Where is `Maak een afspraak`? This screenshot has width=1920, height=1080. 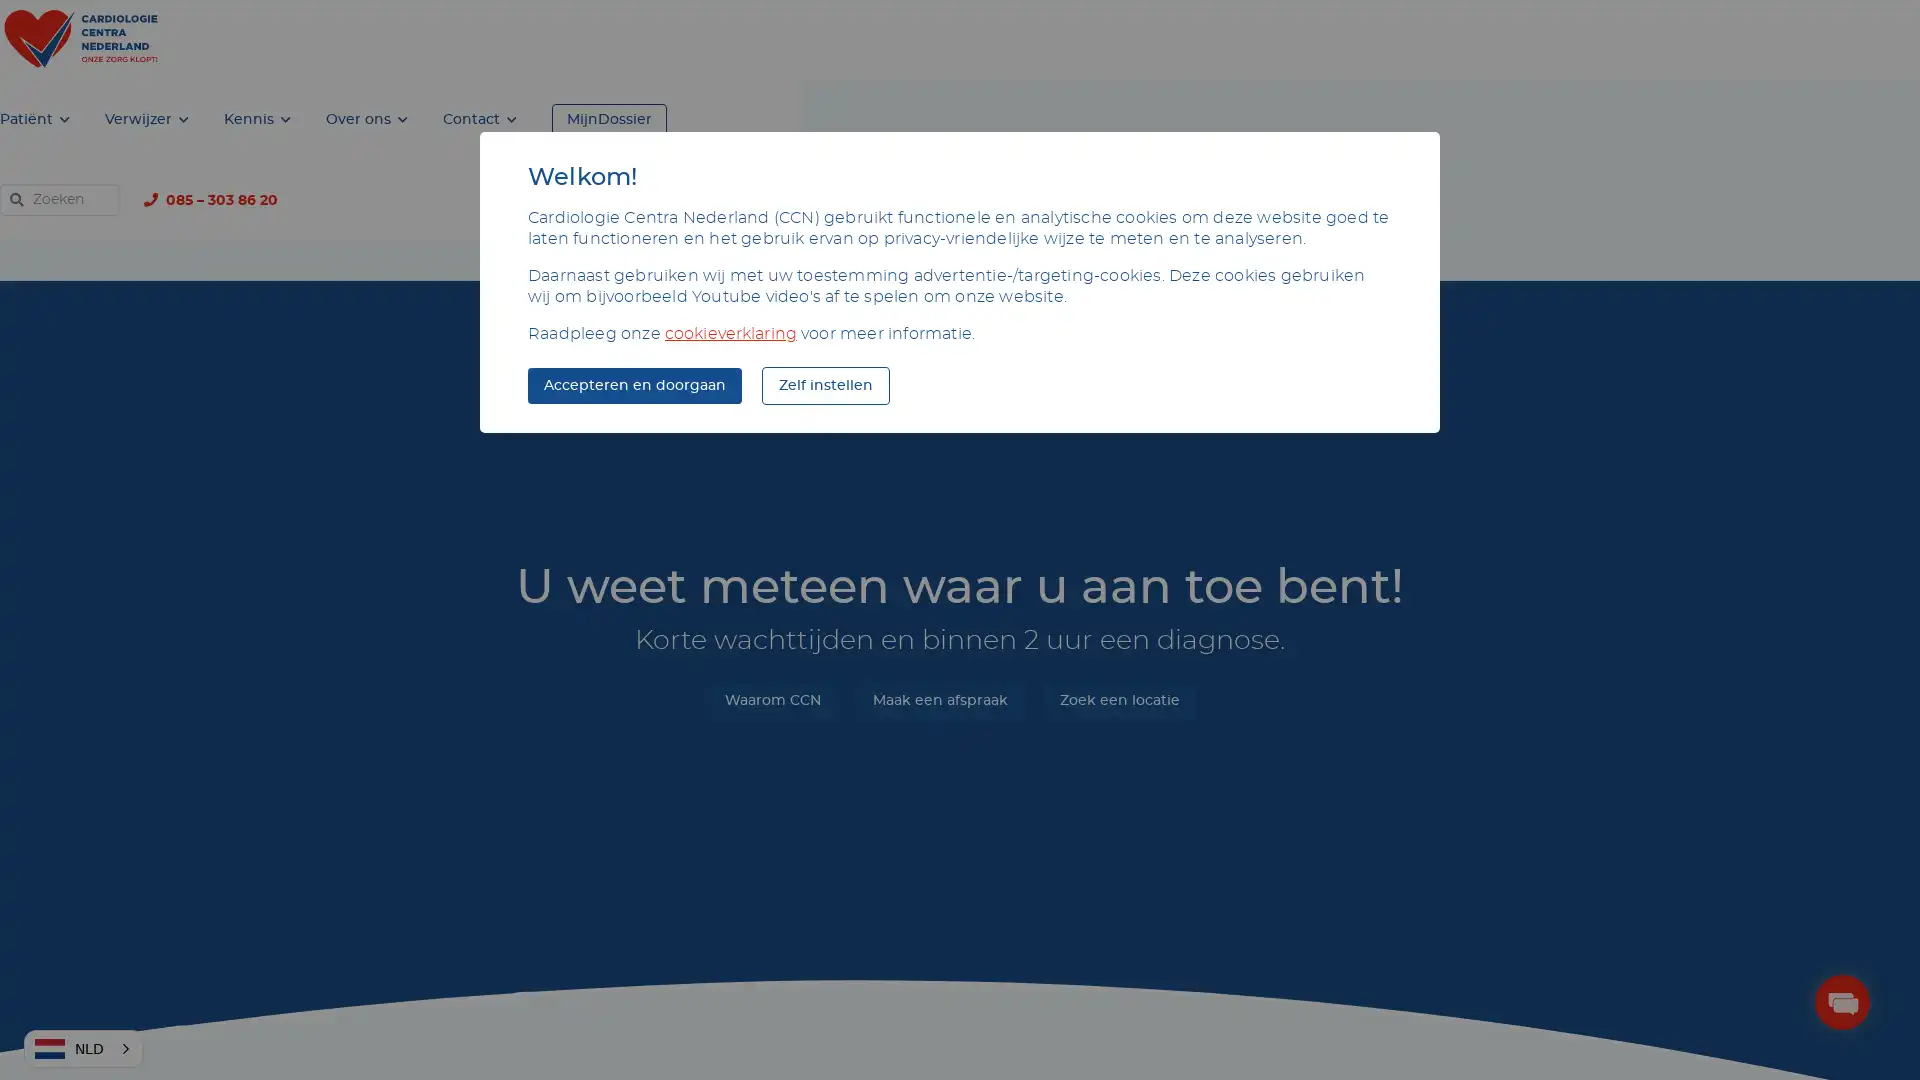
Maak een afspraak is located at coordinates (938, 619).